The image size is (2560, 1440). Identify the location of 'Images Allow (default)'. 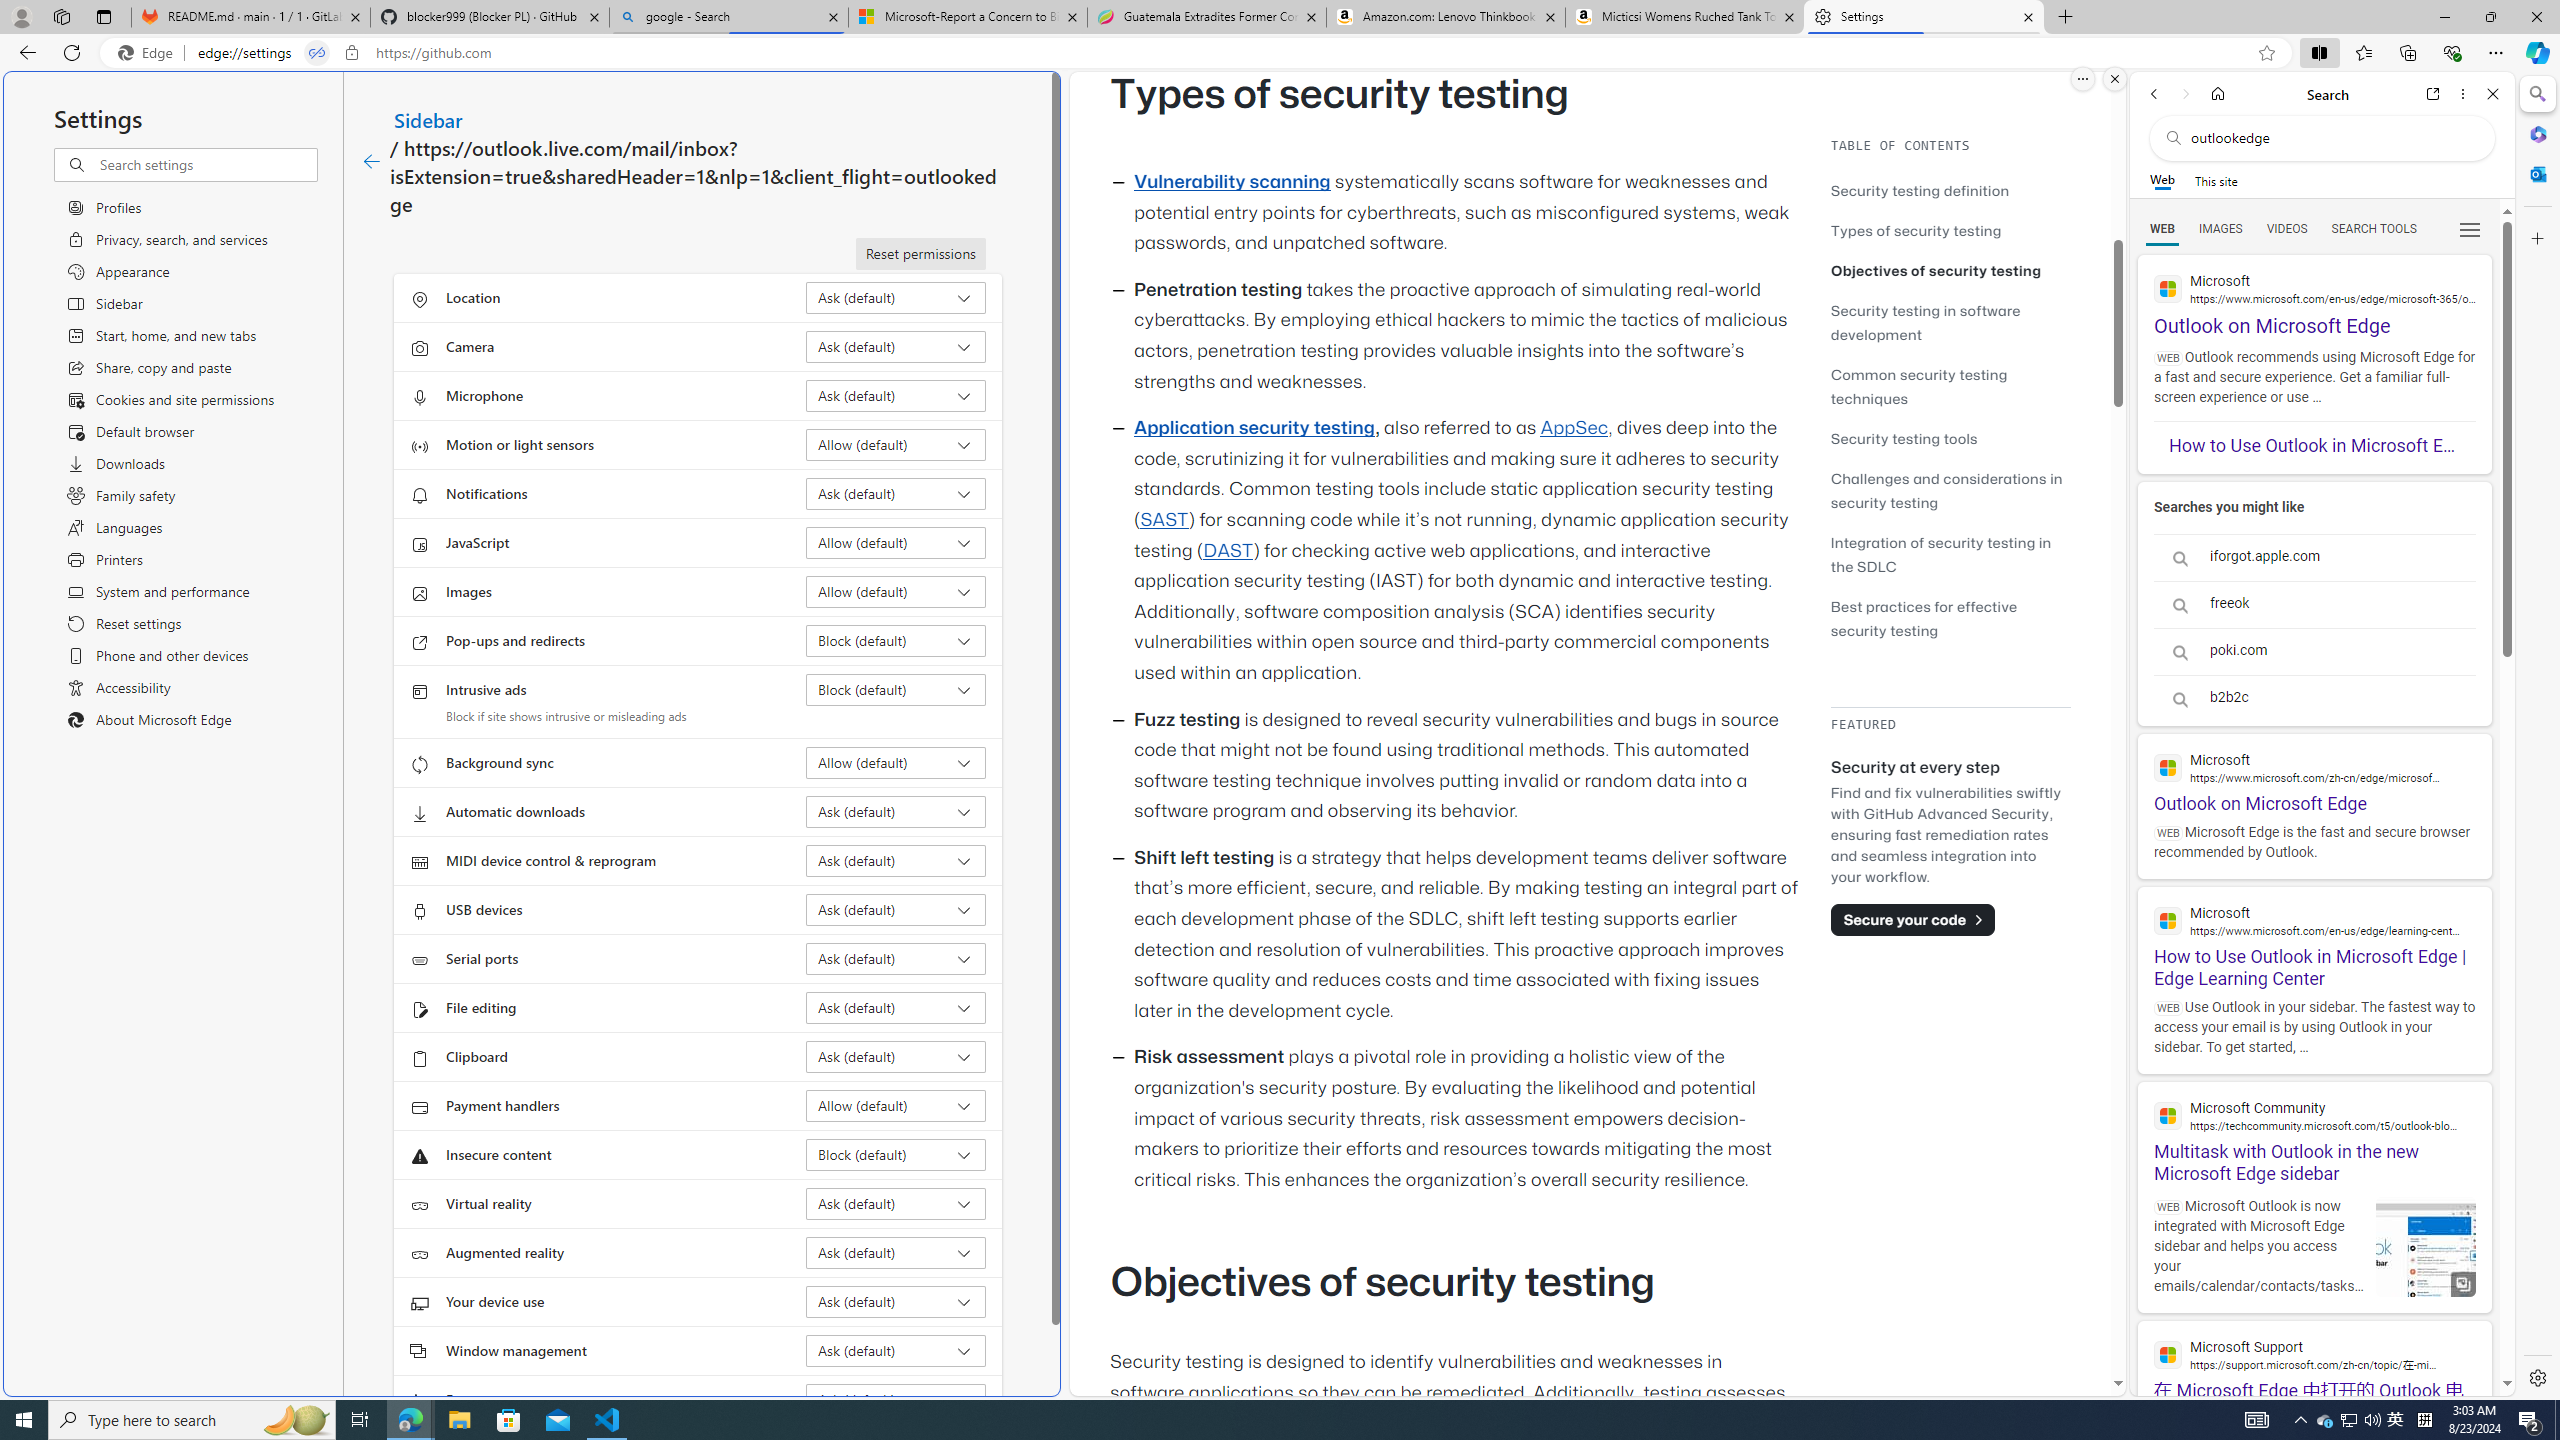
(896, 590).